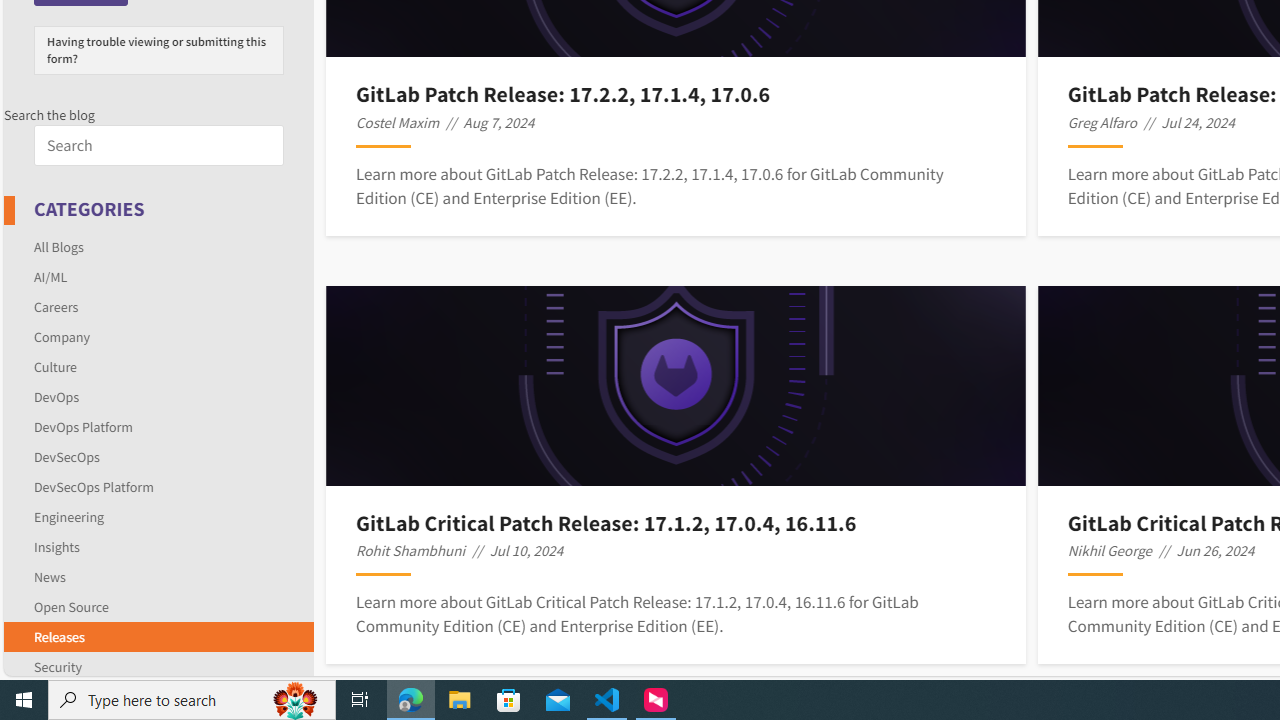 Image resolution: width=1280 pixels, height=720 pixels. I want to click on 'Rohit Shambhuni', so click(409, 550).